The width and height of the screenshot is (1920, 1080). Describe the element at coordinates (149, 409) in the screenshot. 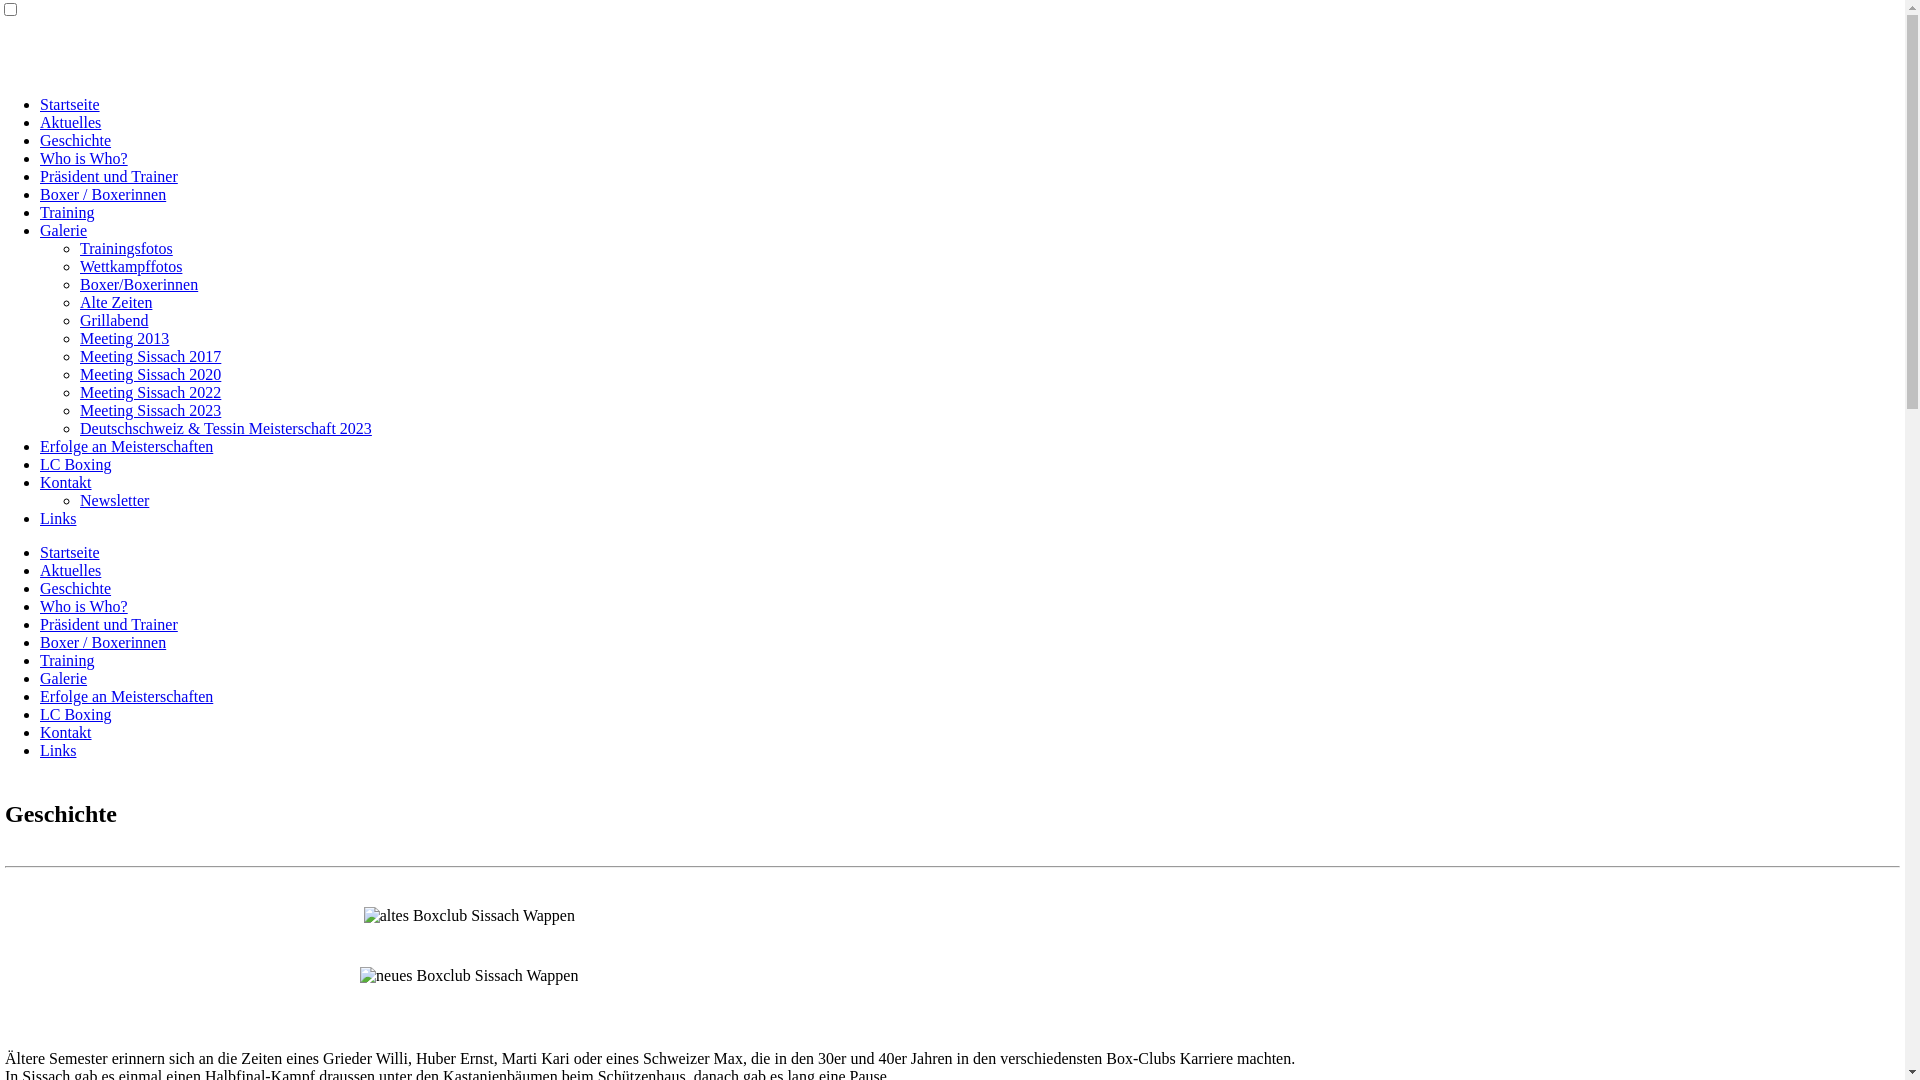

I see `'Meeting Sissach 2023'` at that location.